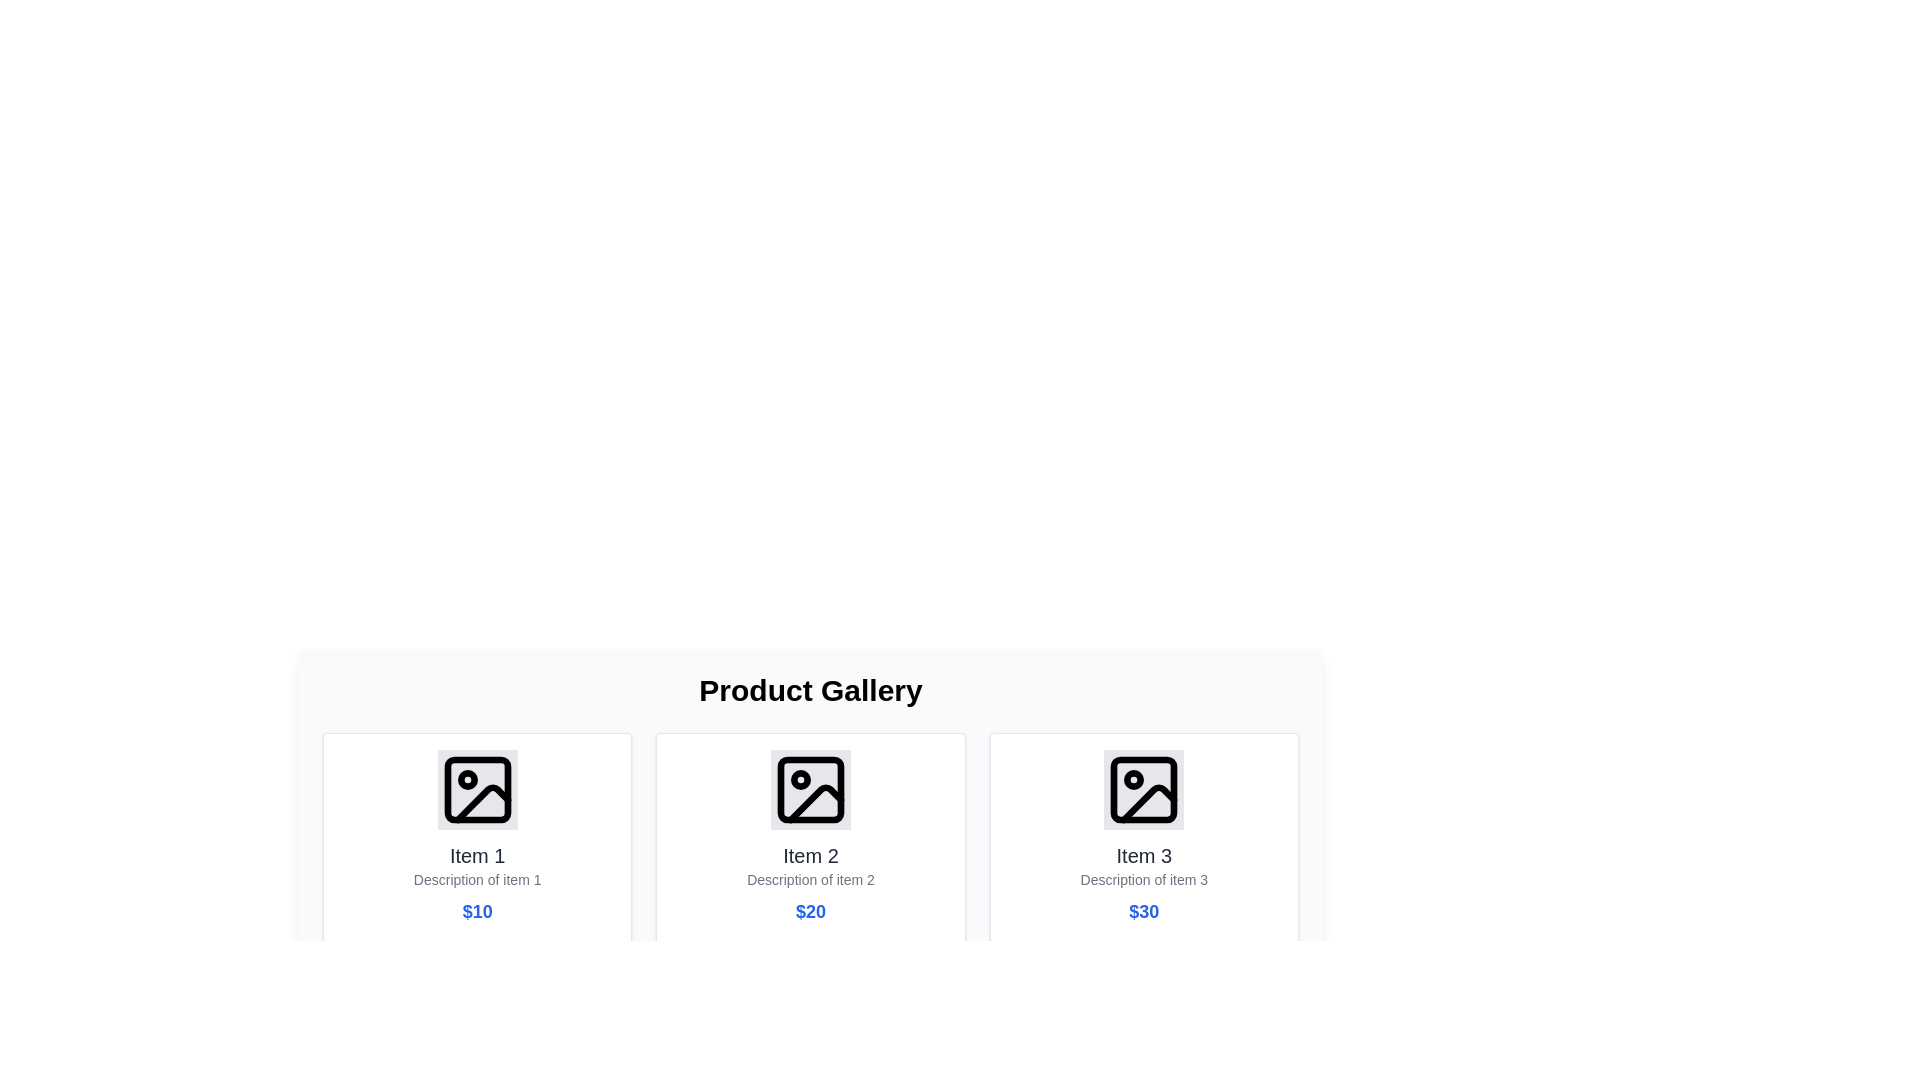 The image size is (1920, 1080). Describe the element at coordinates (1144, 878) in the screenshot. I see `contents of the text label that says 'Description of item 3', which is styled in a small, gray font and located in the third product card of the gallery` at that location.